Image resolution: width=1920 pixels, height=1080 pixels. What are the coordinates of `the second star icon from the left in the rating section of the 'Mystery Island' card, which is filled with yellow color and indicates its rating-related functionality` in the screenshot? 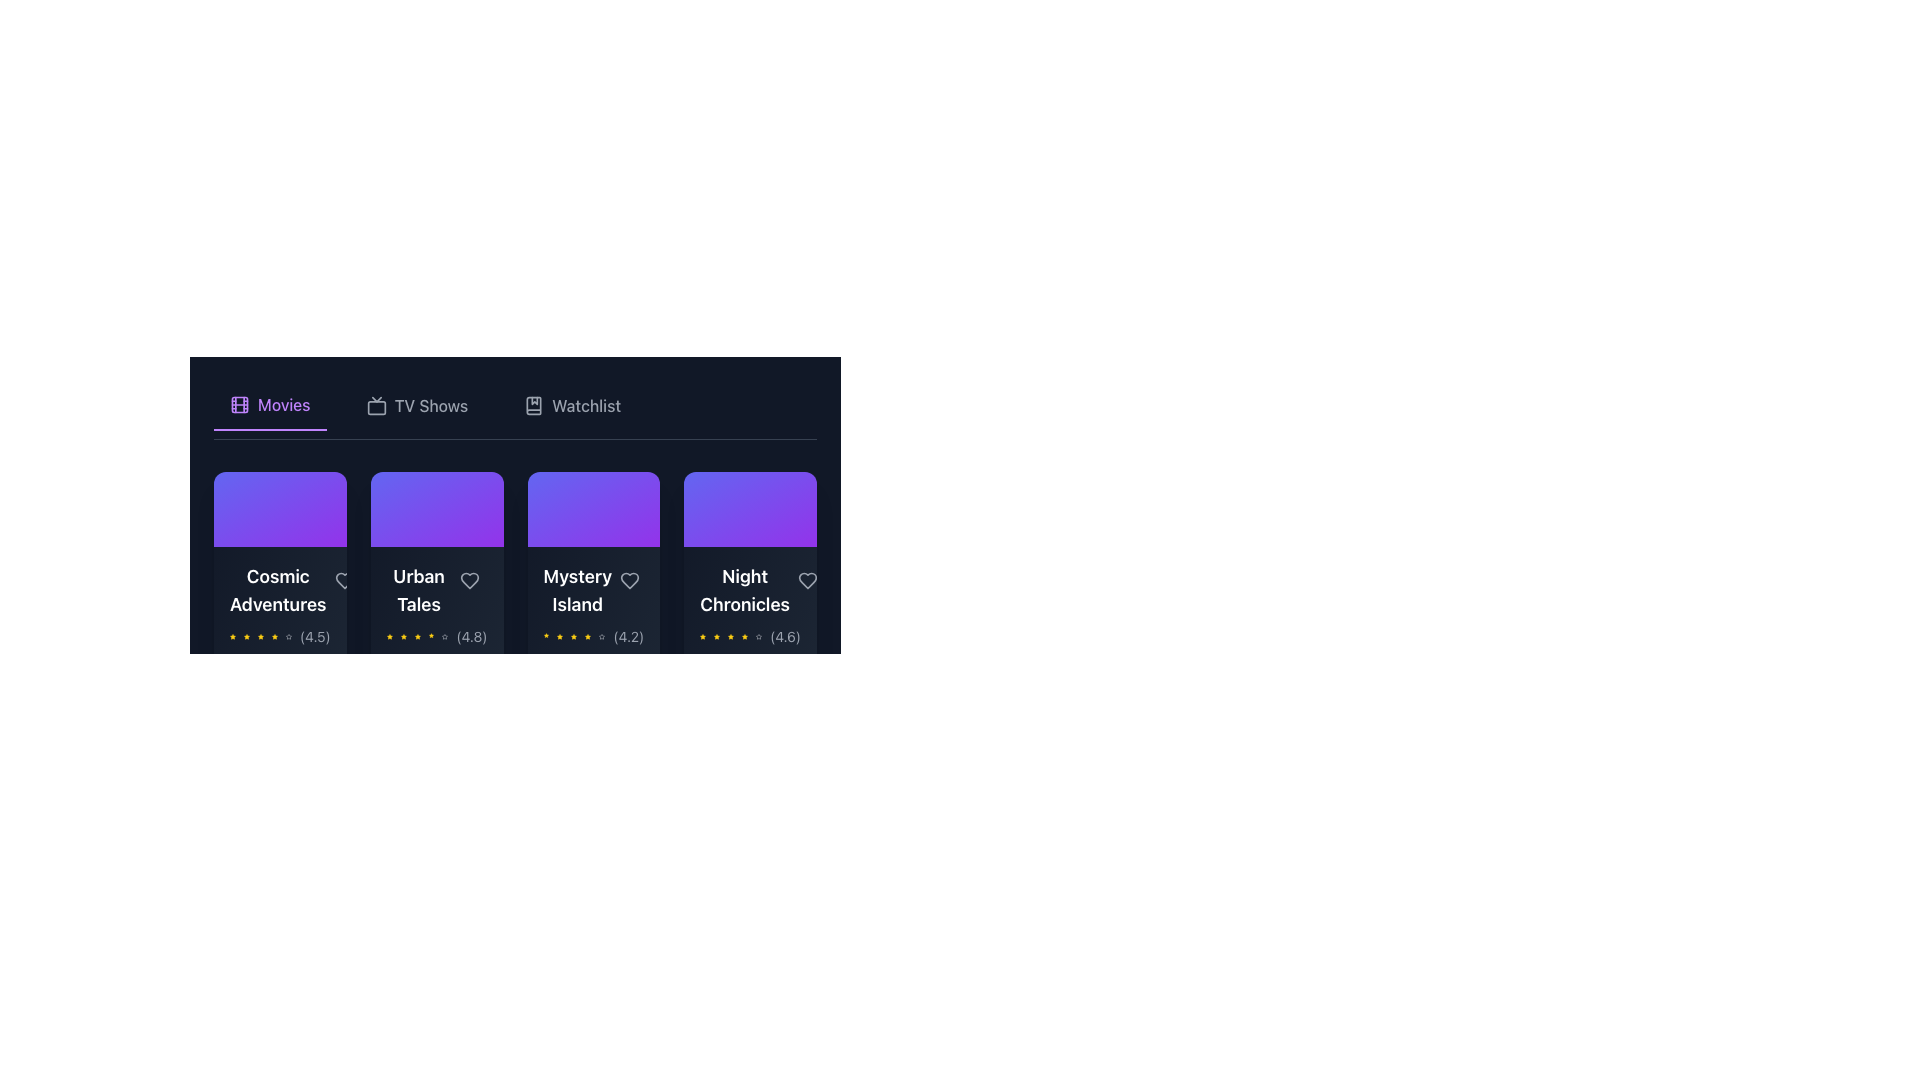 It's located at (560, 636).